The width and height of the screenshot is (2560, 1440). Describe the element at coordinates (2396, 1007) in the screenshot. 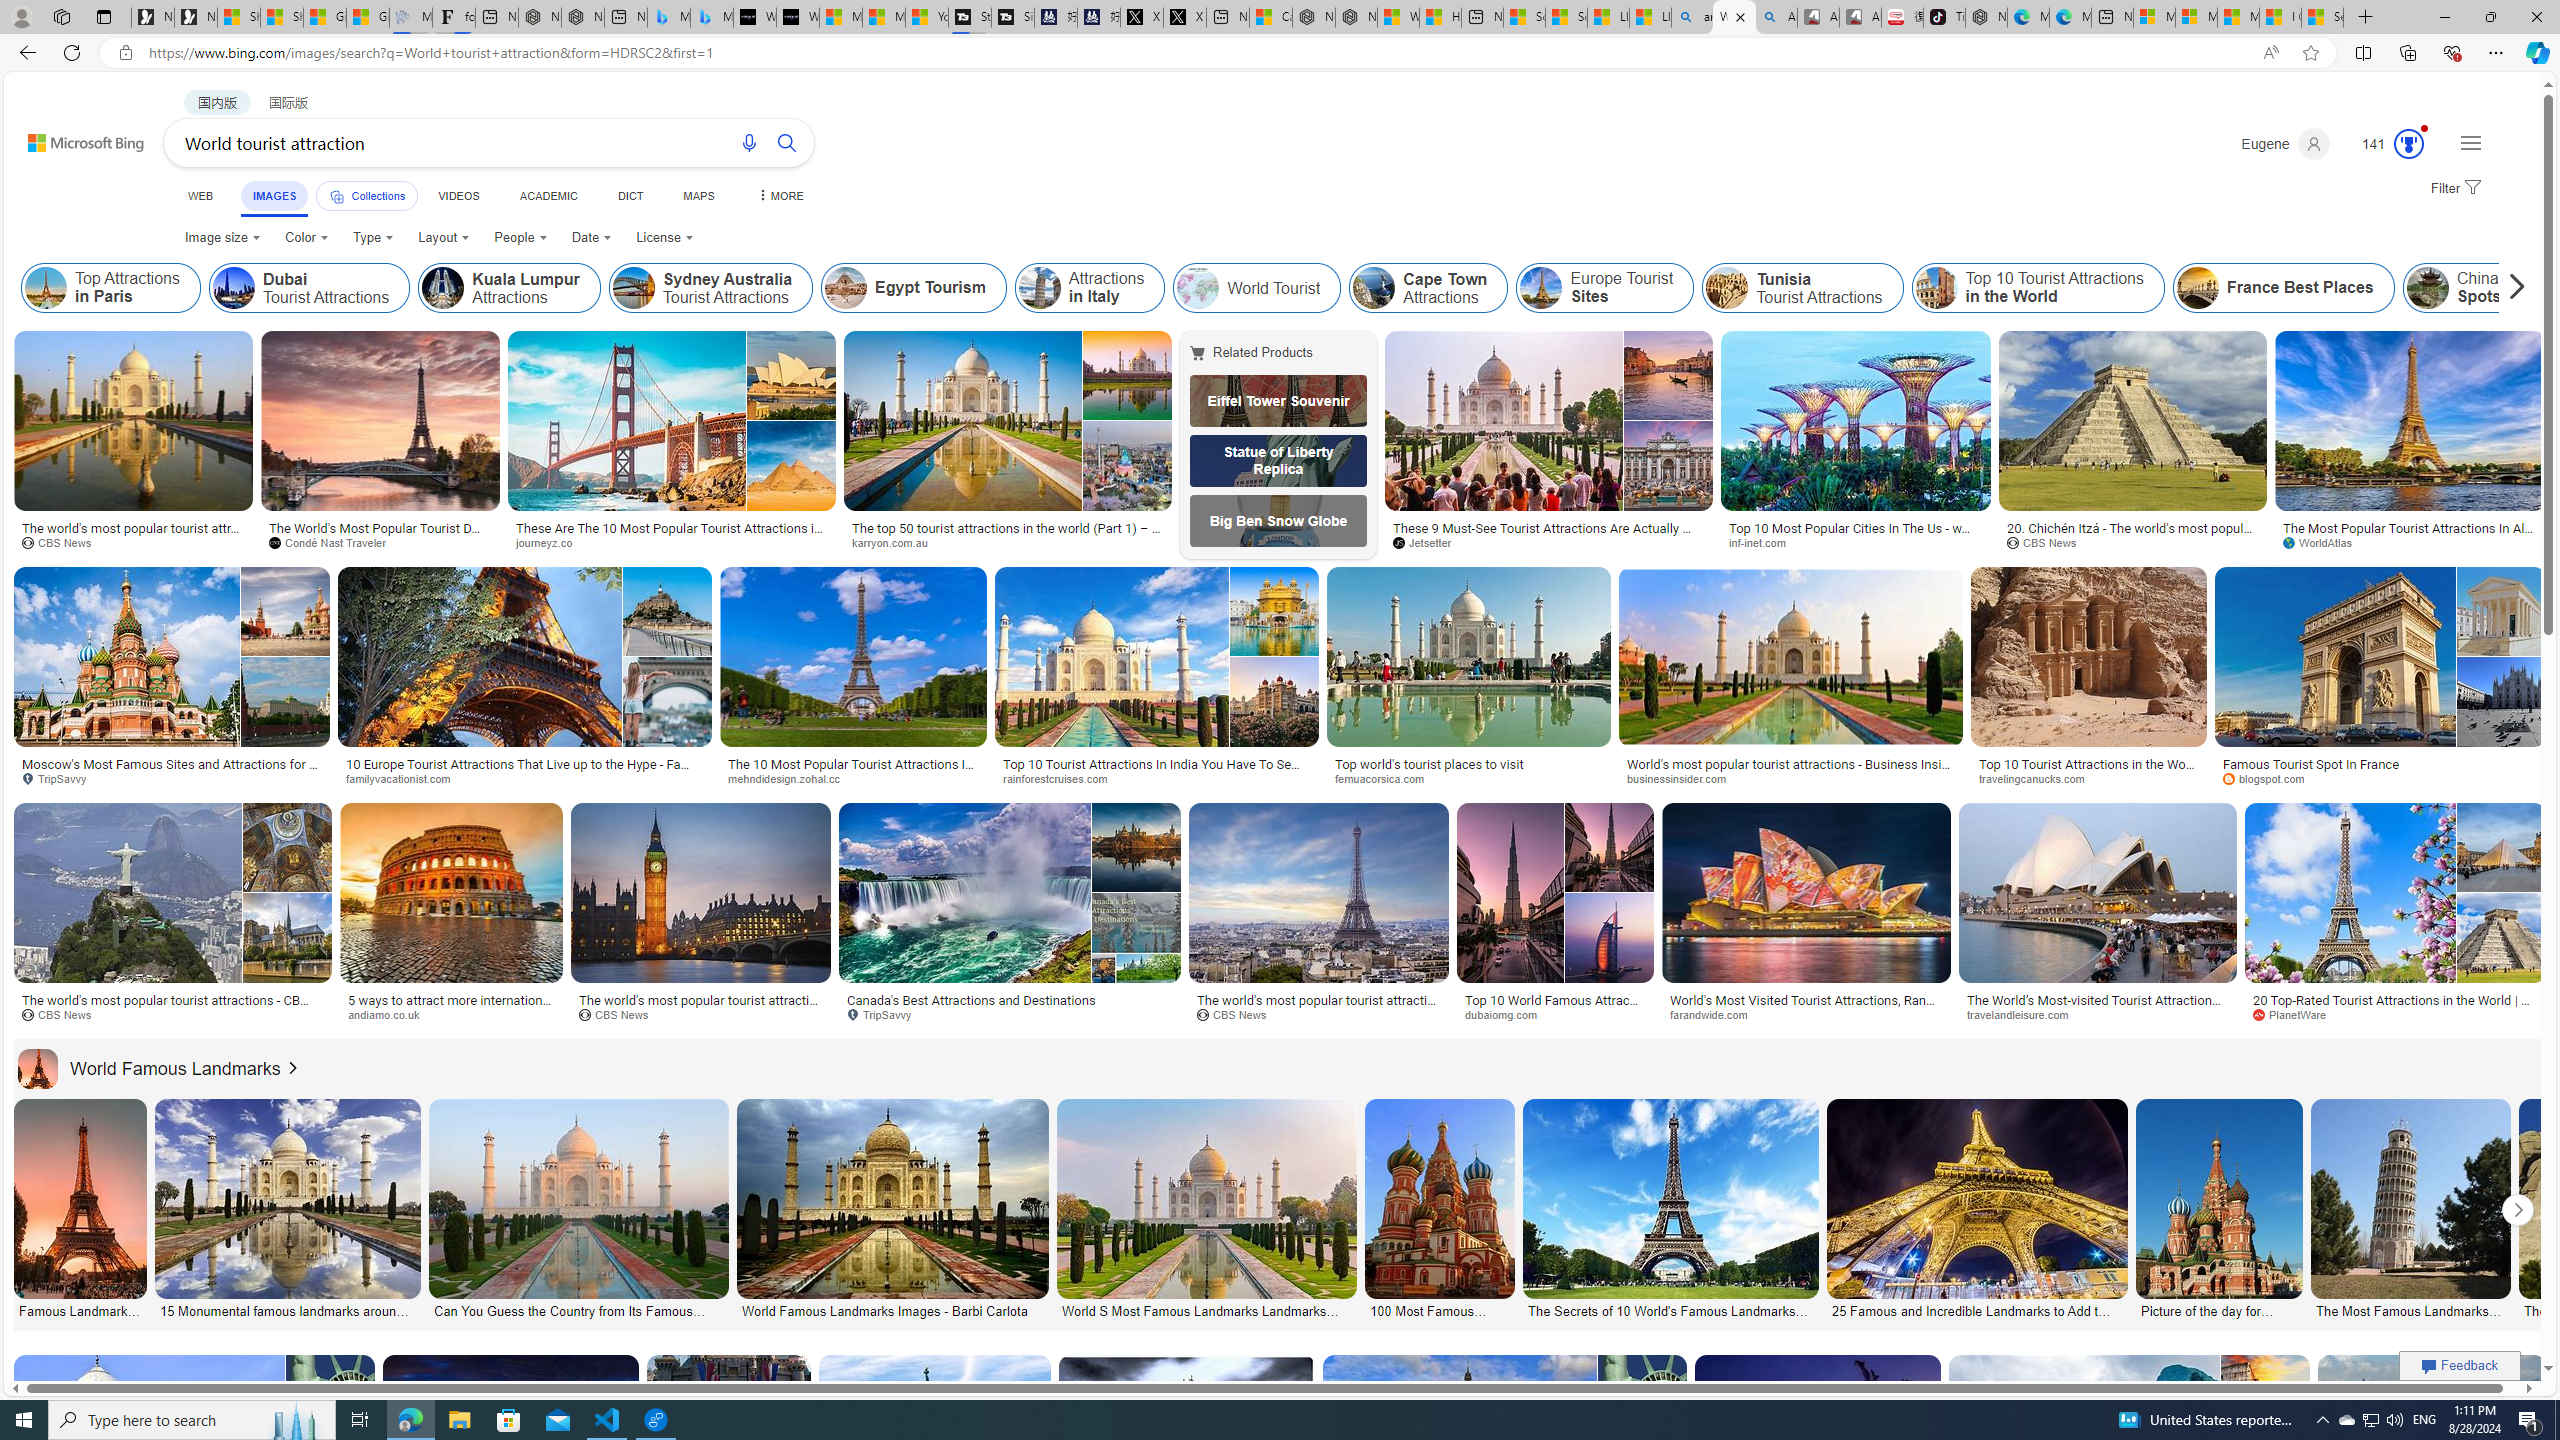

I see `'20 Top-Rated Tourist Attractions in the World | PlanetWare'` at that location.